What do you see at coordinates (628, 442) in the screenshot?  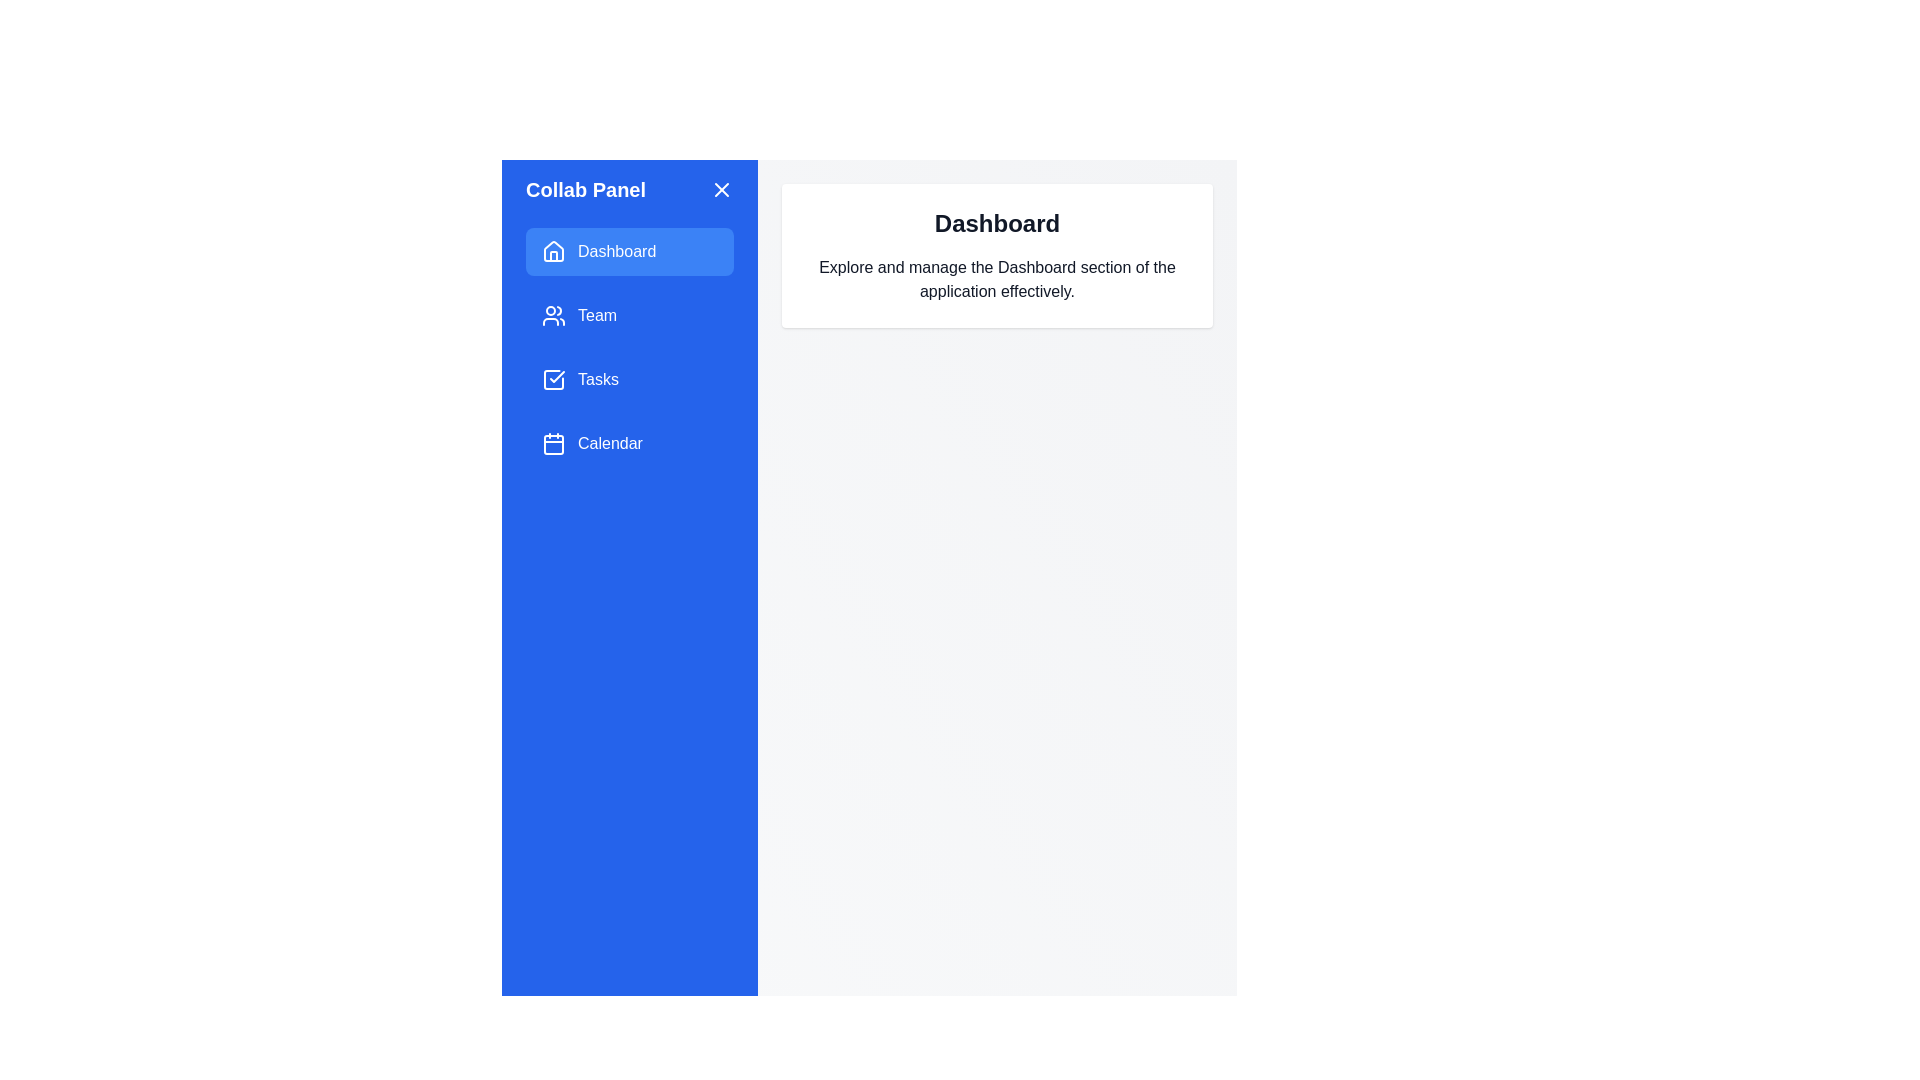 I see `the Calendar option from the navigation menu` at bounding box center [628, 442].